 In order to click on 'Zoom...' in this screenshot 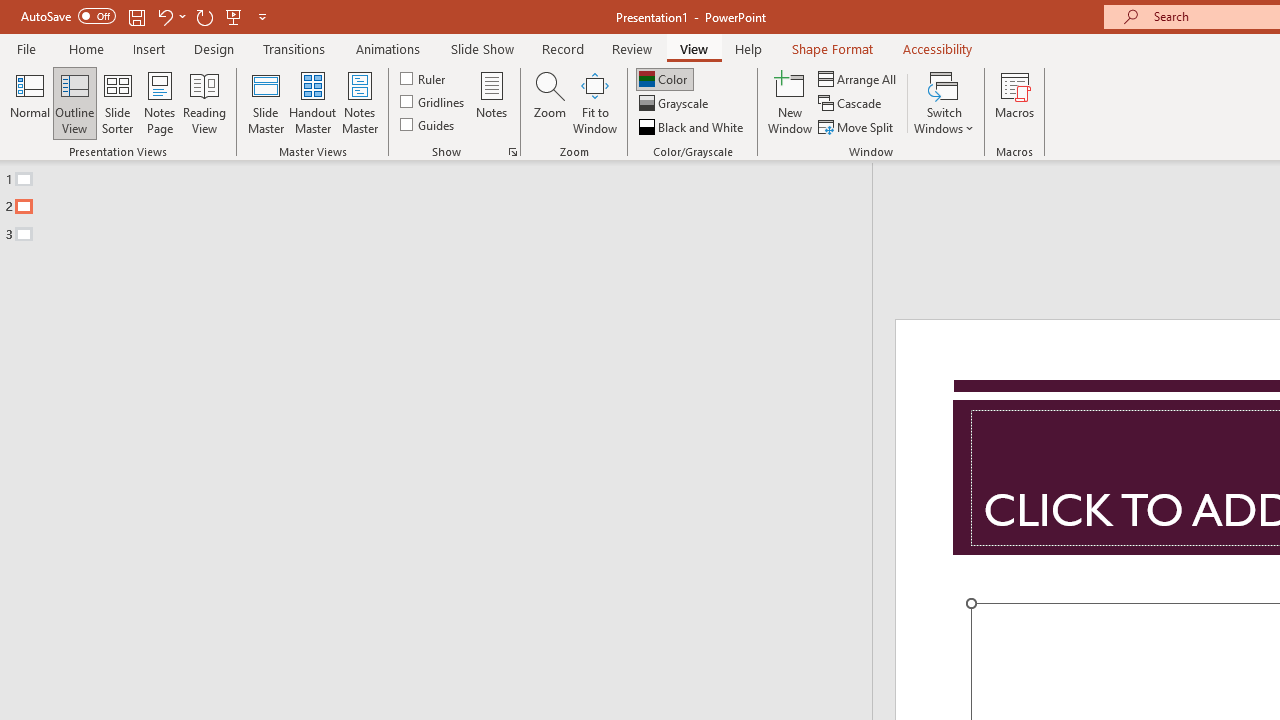, I will do `click(549, 103)`.